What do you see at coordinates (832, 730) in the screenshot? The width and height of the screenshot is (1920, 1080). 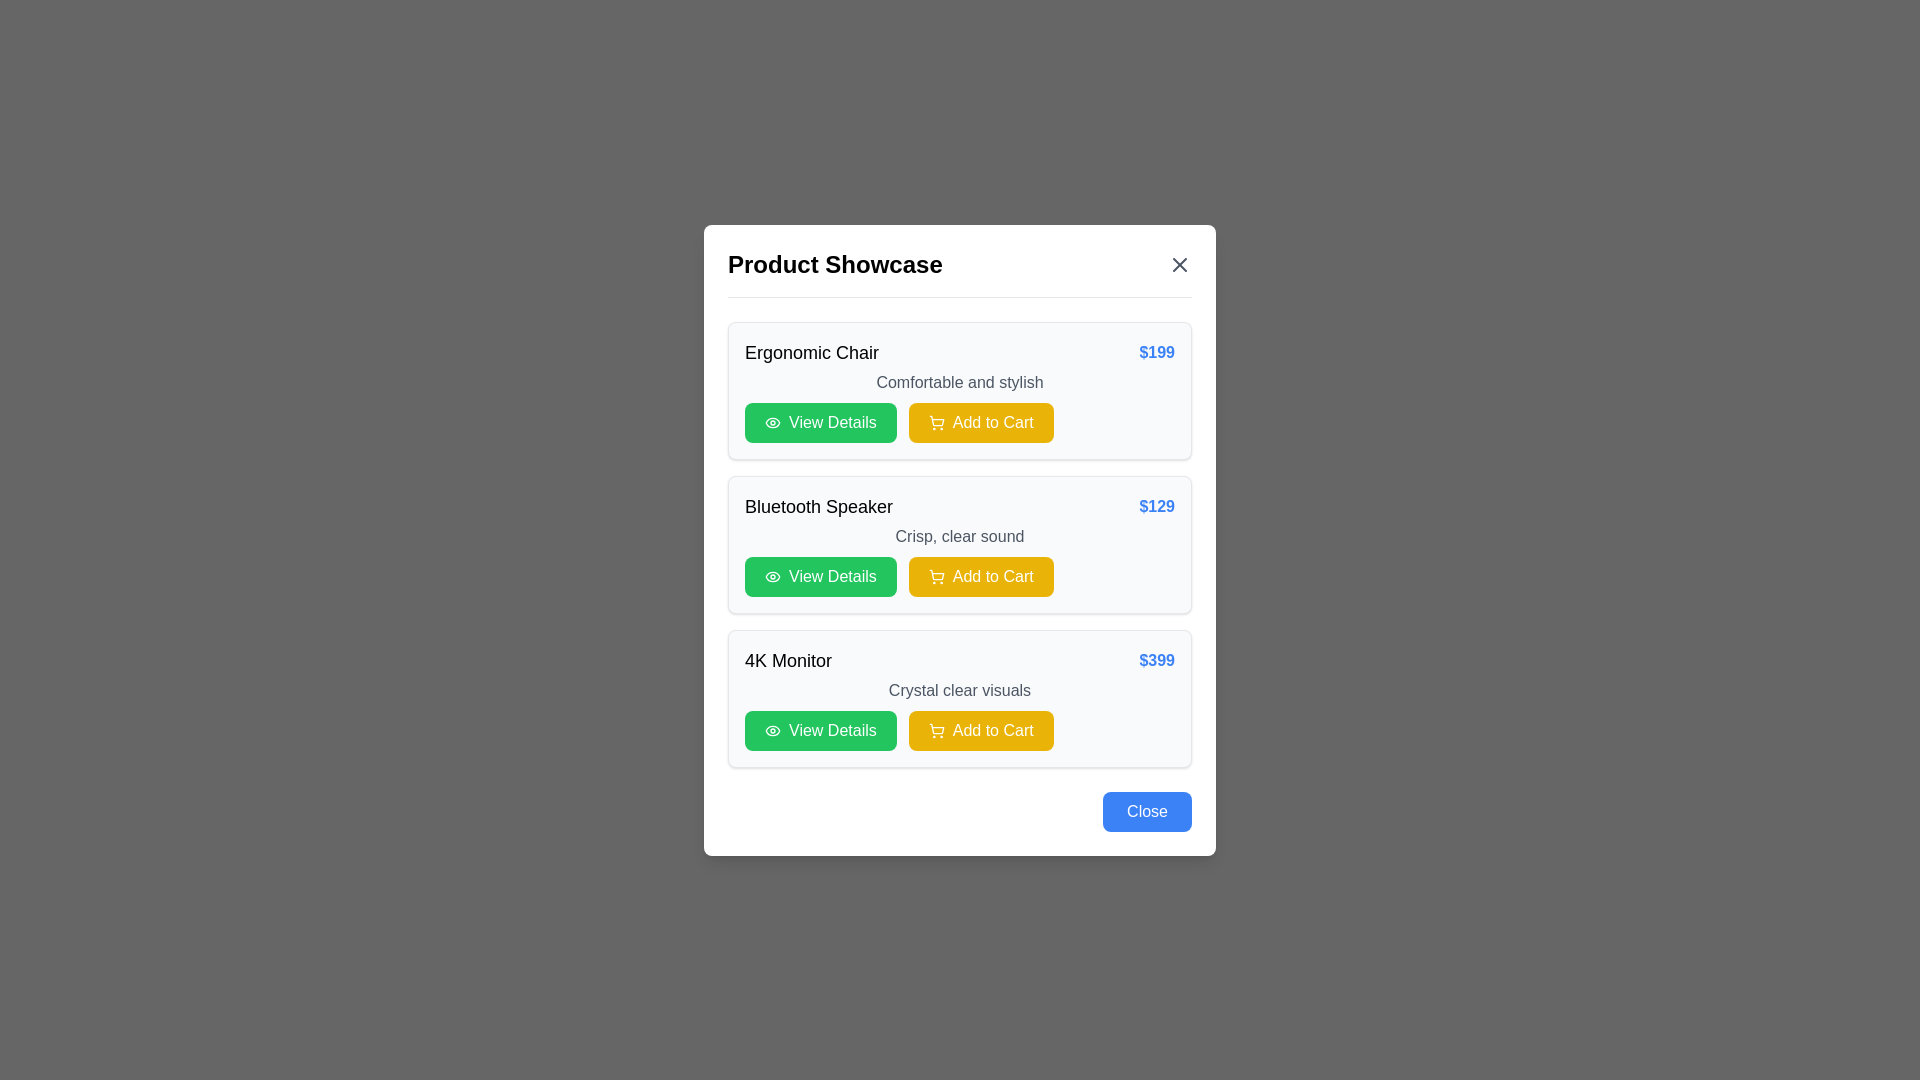 I see `the 'View Details' button, which is a text label in white on a green background, located under the '4K Monitor' listing and to the left of the 'Add to Cart' button` at bounding box center [832, 730].